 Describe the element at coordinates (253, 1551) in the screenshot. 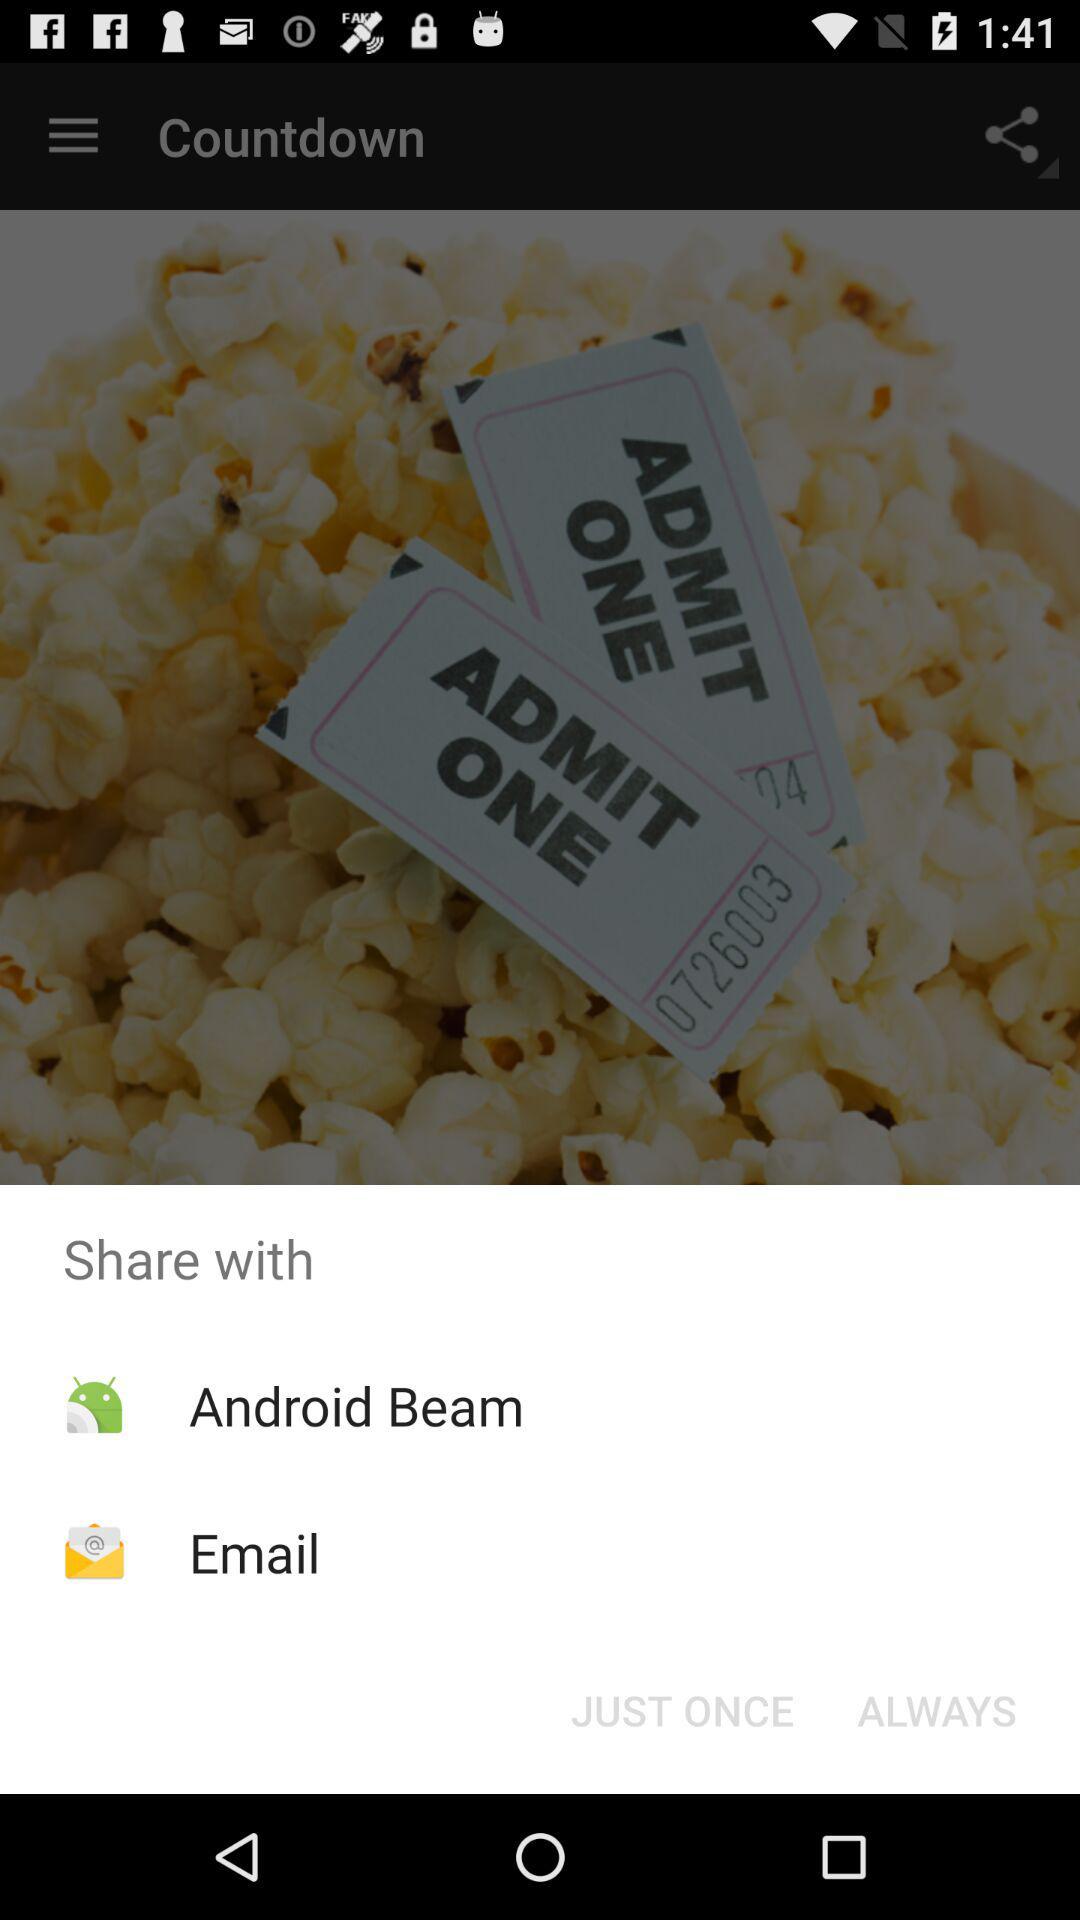

I see `the app below android beam icon` at that location.